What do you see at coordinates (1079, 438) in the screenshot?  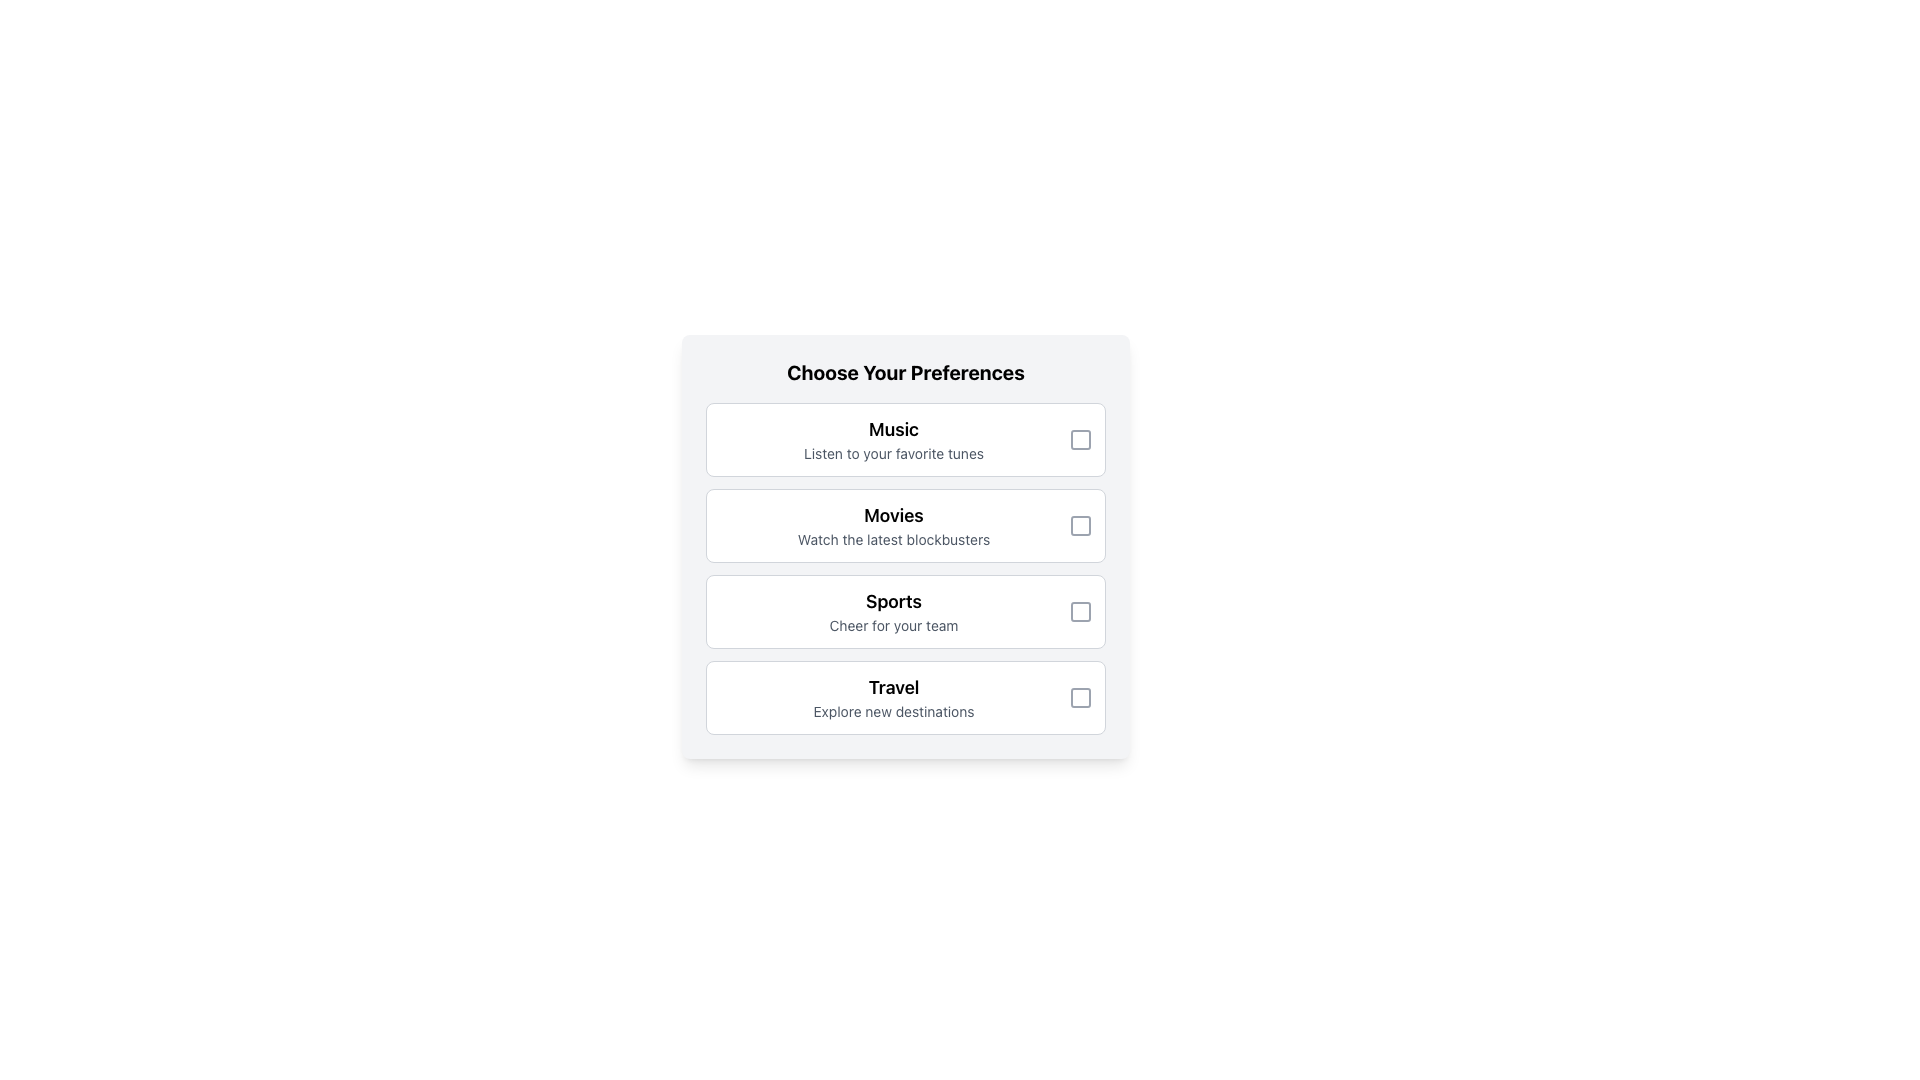 I see `the interactive checkbox indicating the selection state of the 'Music' preference in the preferences list` at bounding box center [1079, 438].